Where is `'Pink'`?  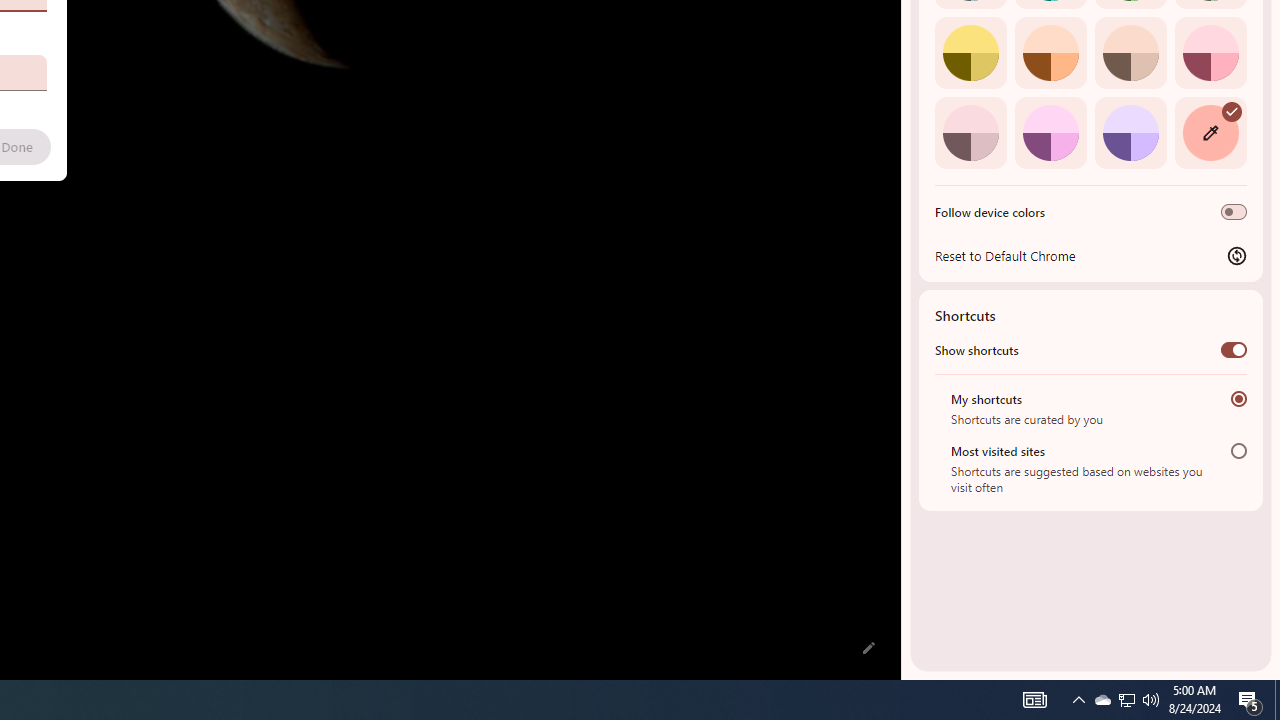 'Pink' is located at coordinates (970, 132).